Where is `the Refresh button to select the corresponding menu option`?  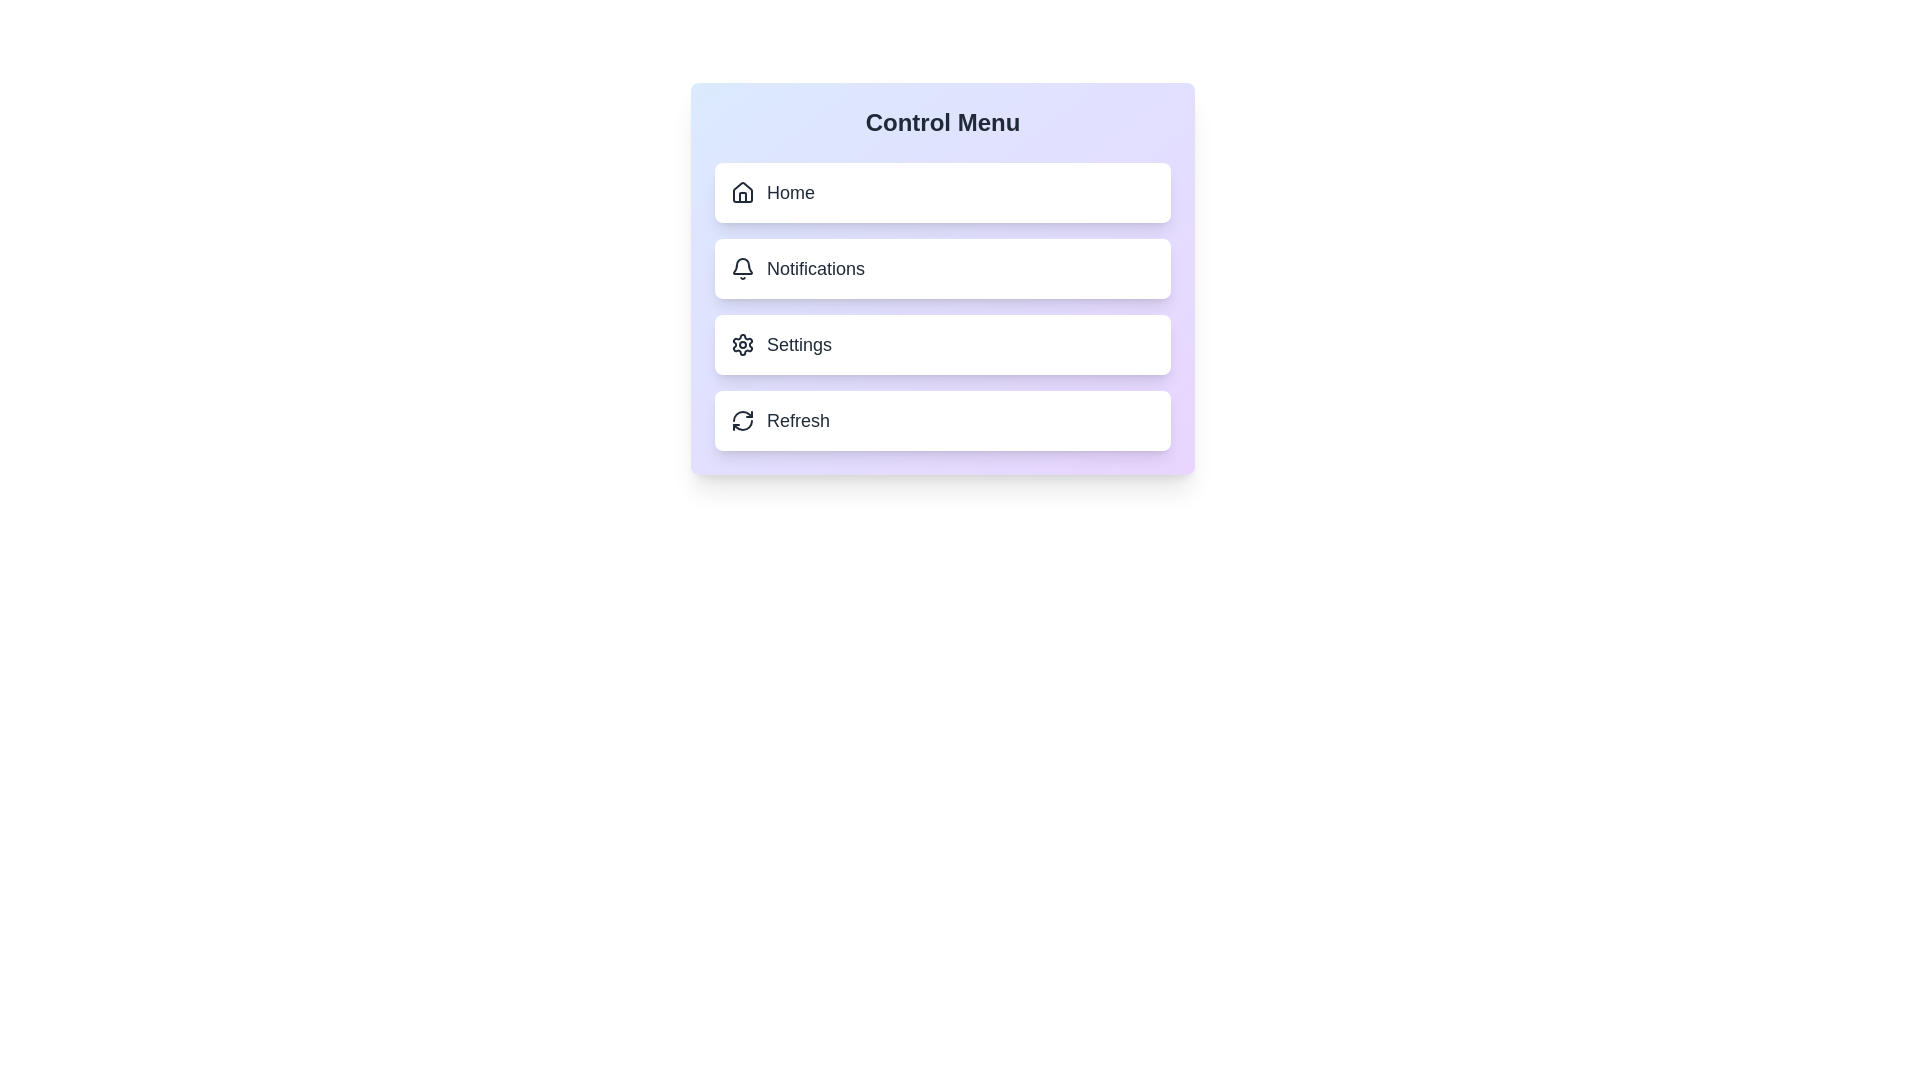 the Refresh button to select the corresponding menu option is located at coordinates (941, 419).